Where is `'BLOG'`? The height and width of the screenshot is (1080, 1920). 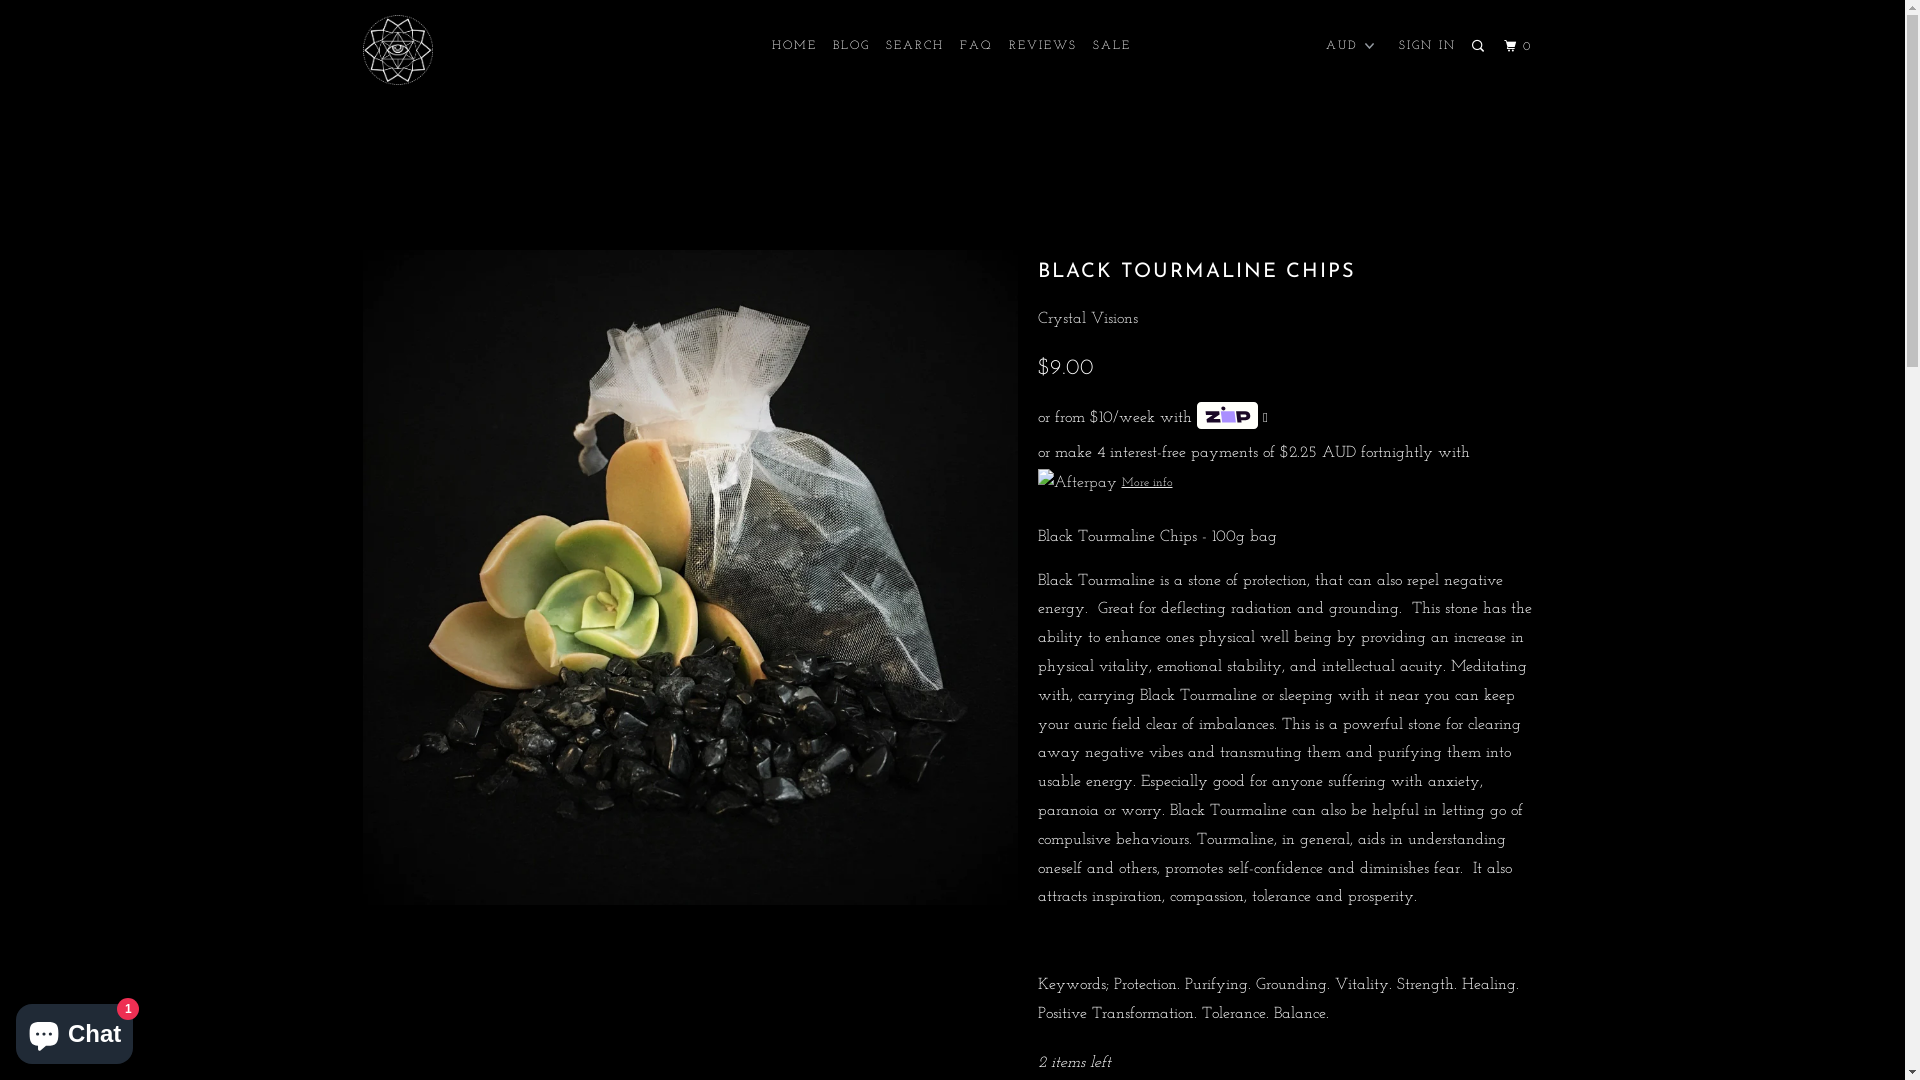
'BLOG' is located at coordinates (851, 45).